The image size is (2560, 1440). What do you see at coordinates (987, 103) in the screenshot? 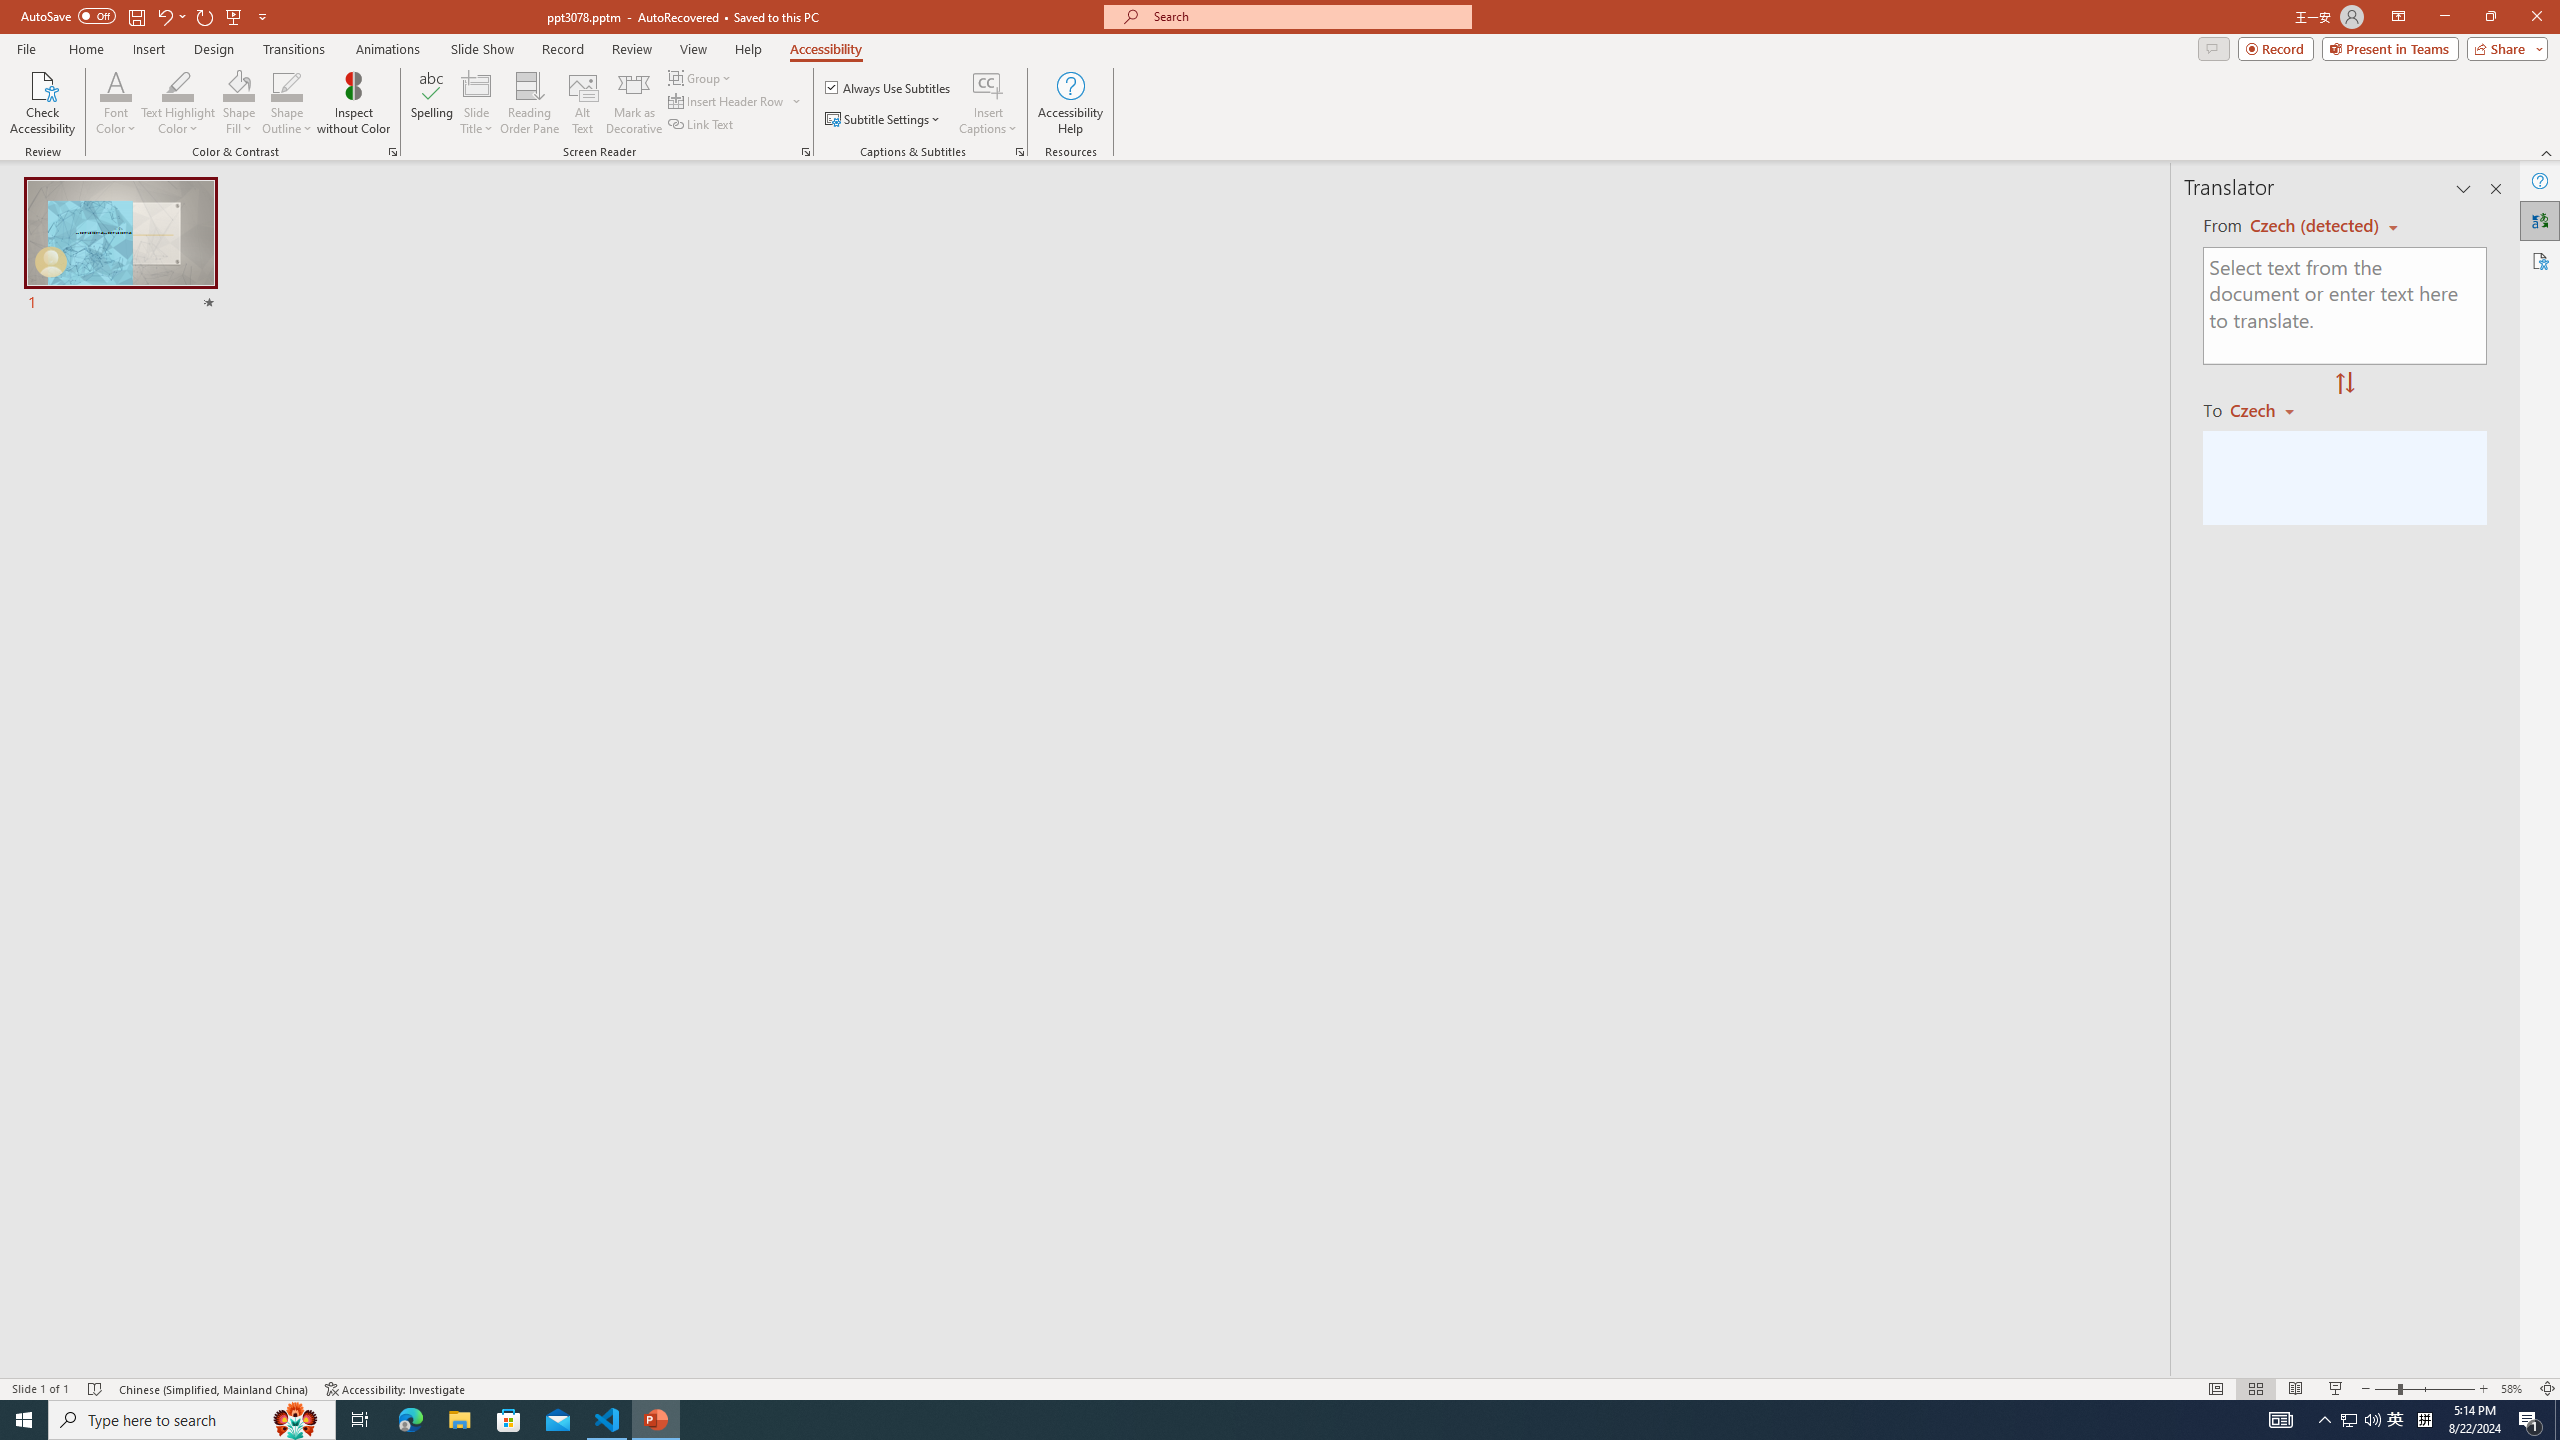
I see `'Insert Captions'` at bounding box center [987, 103].